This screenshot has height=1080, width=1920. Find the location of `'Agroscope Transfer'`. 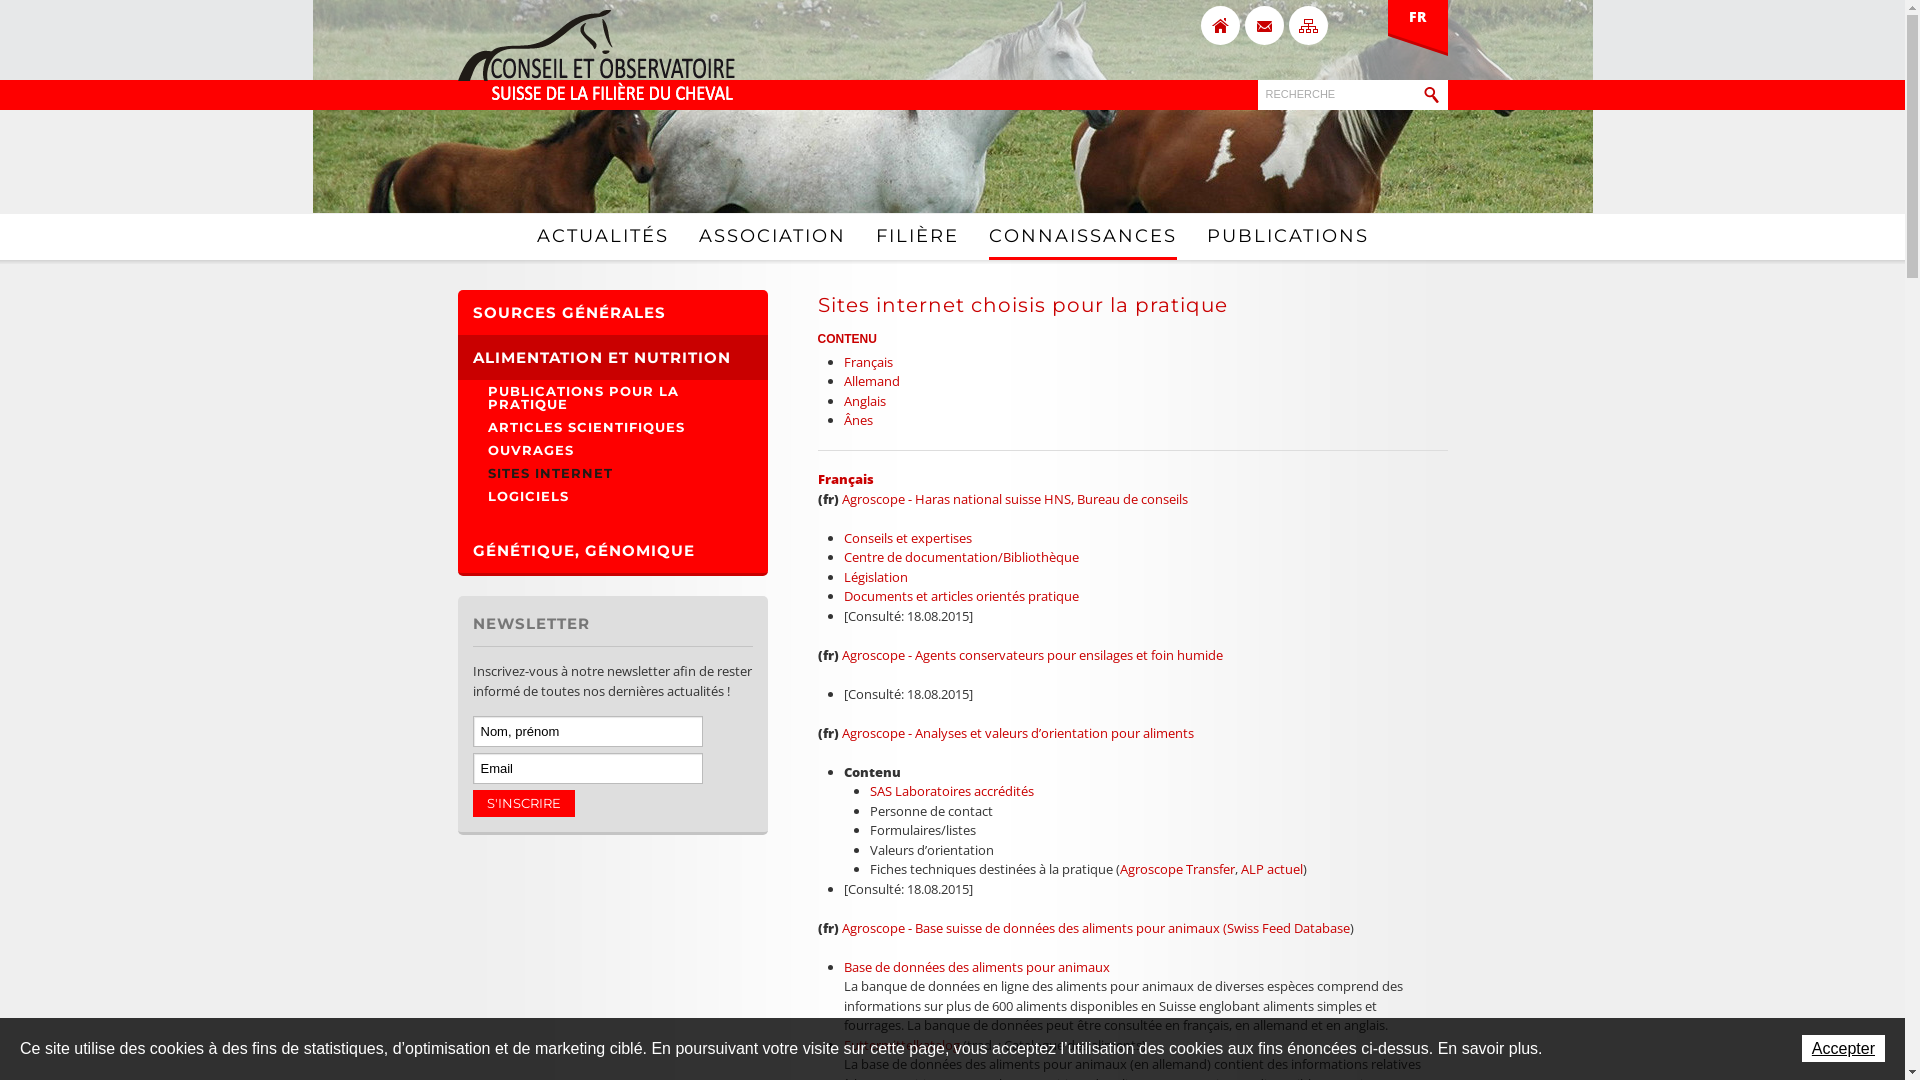

'Agroscope Transfer' is located at coordinates (1177, 867).